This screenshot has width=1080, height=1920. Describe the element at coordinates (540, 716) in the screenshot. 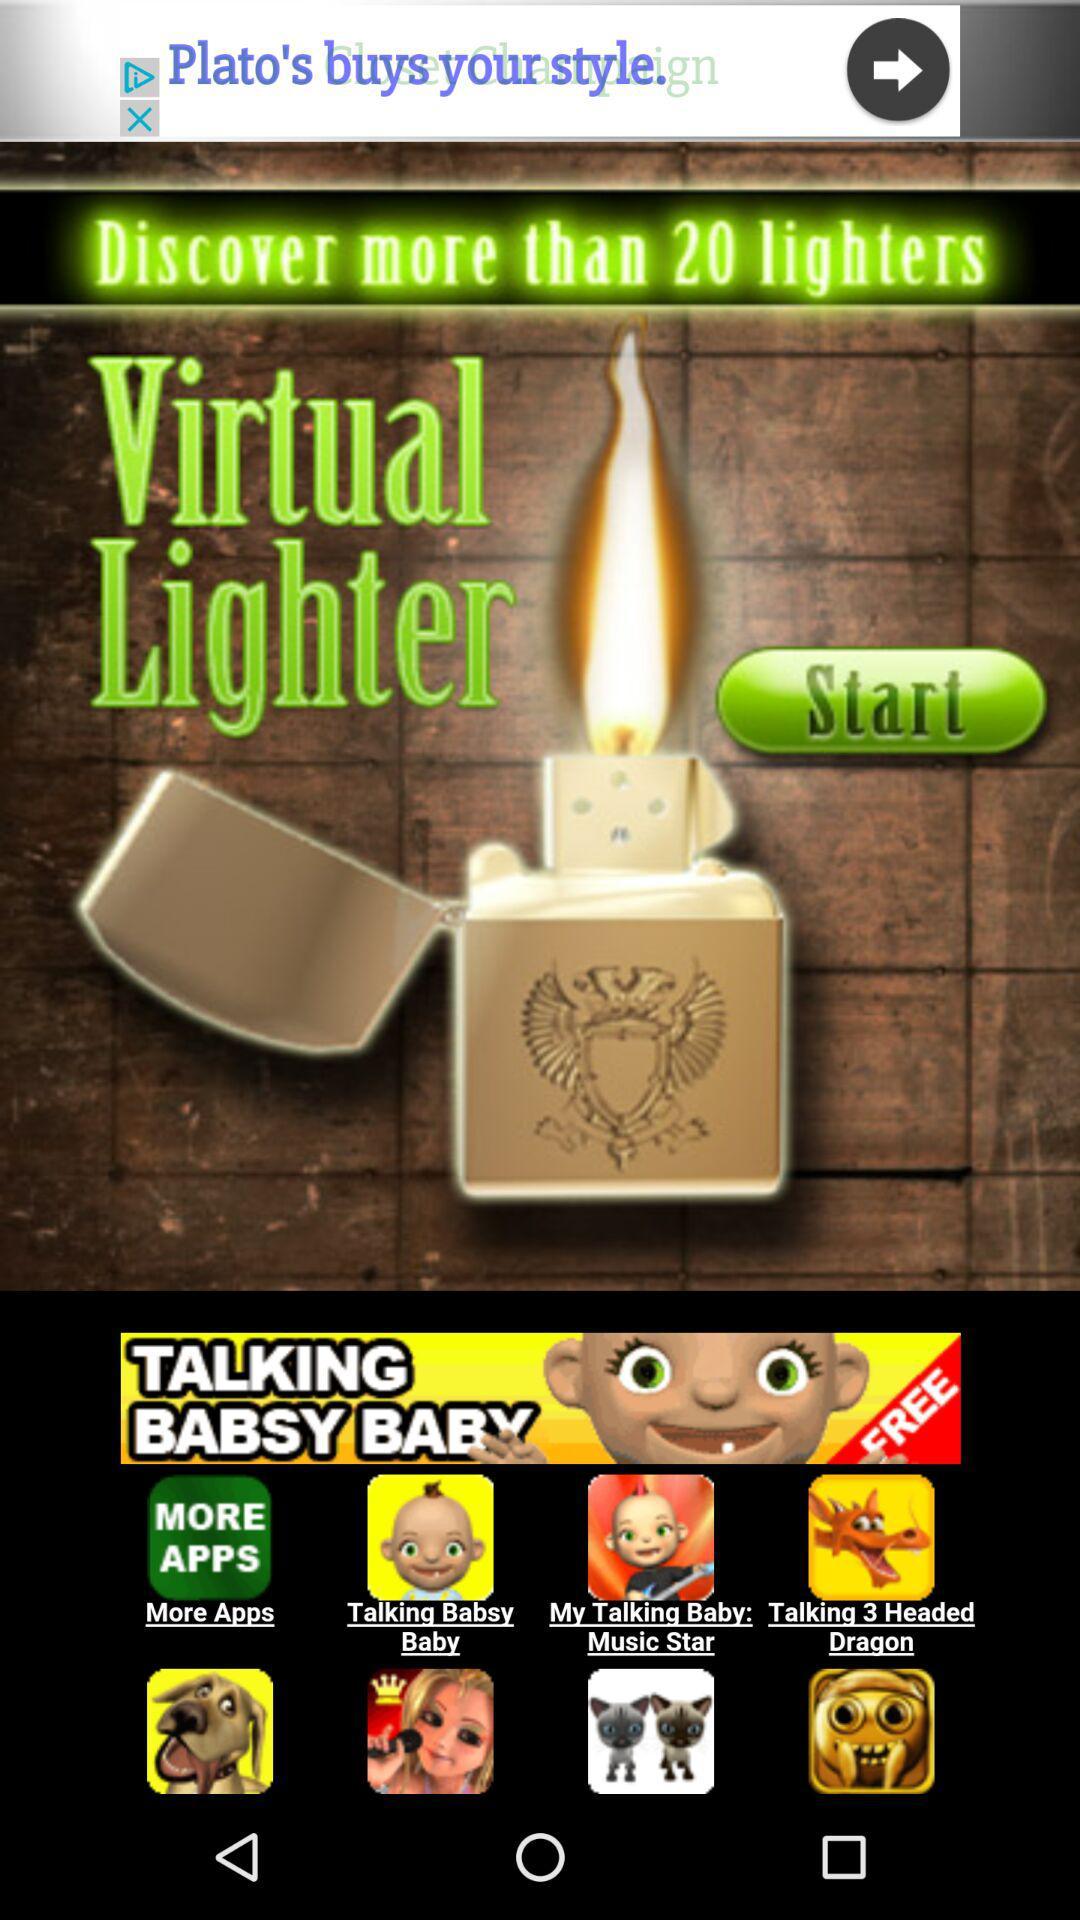

I see `game` at that location.